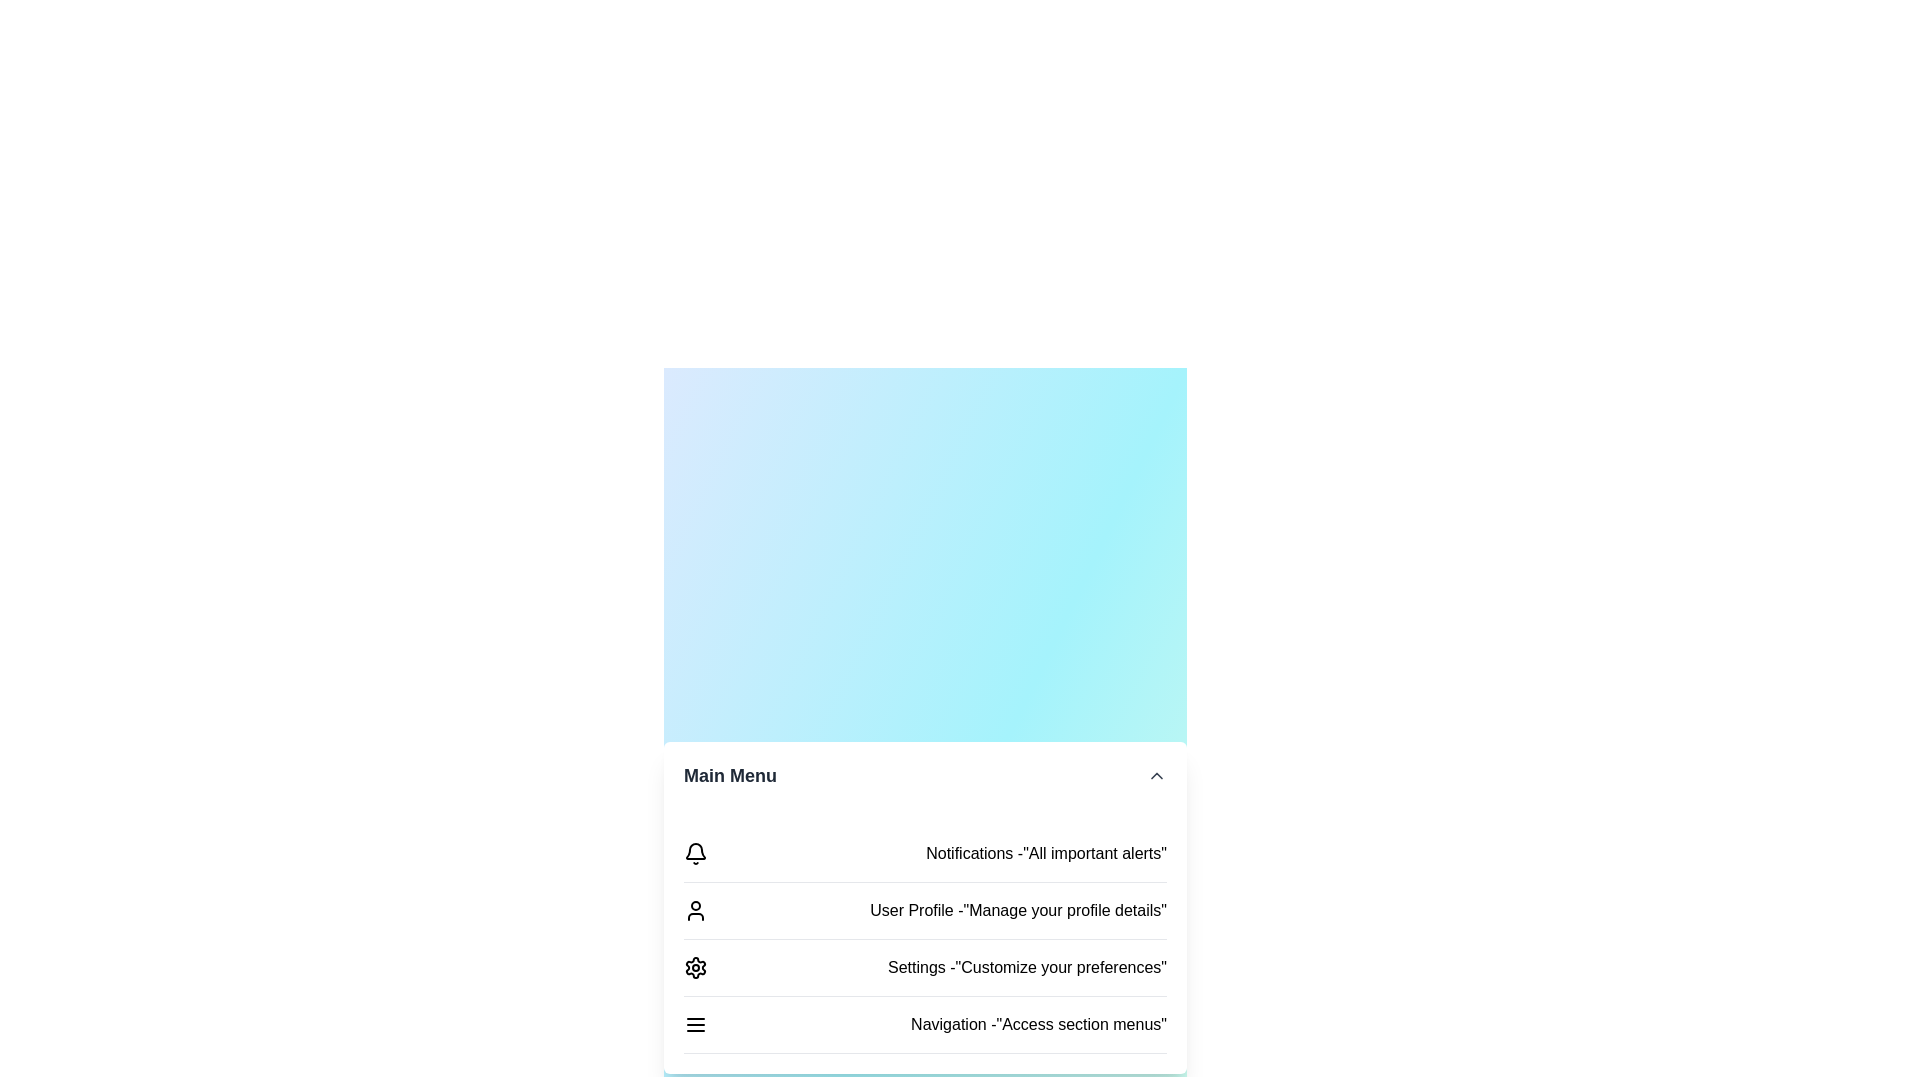  What do you see at coordinates (924, 854) in the screenshot?
I see `the menu item Notifications to interact with it` at bounding box center [924, 854].